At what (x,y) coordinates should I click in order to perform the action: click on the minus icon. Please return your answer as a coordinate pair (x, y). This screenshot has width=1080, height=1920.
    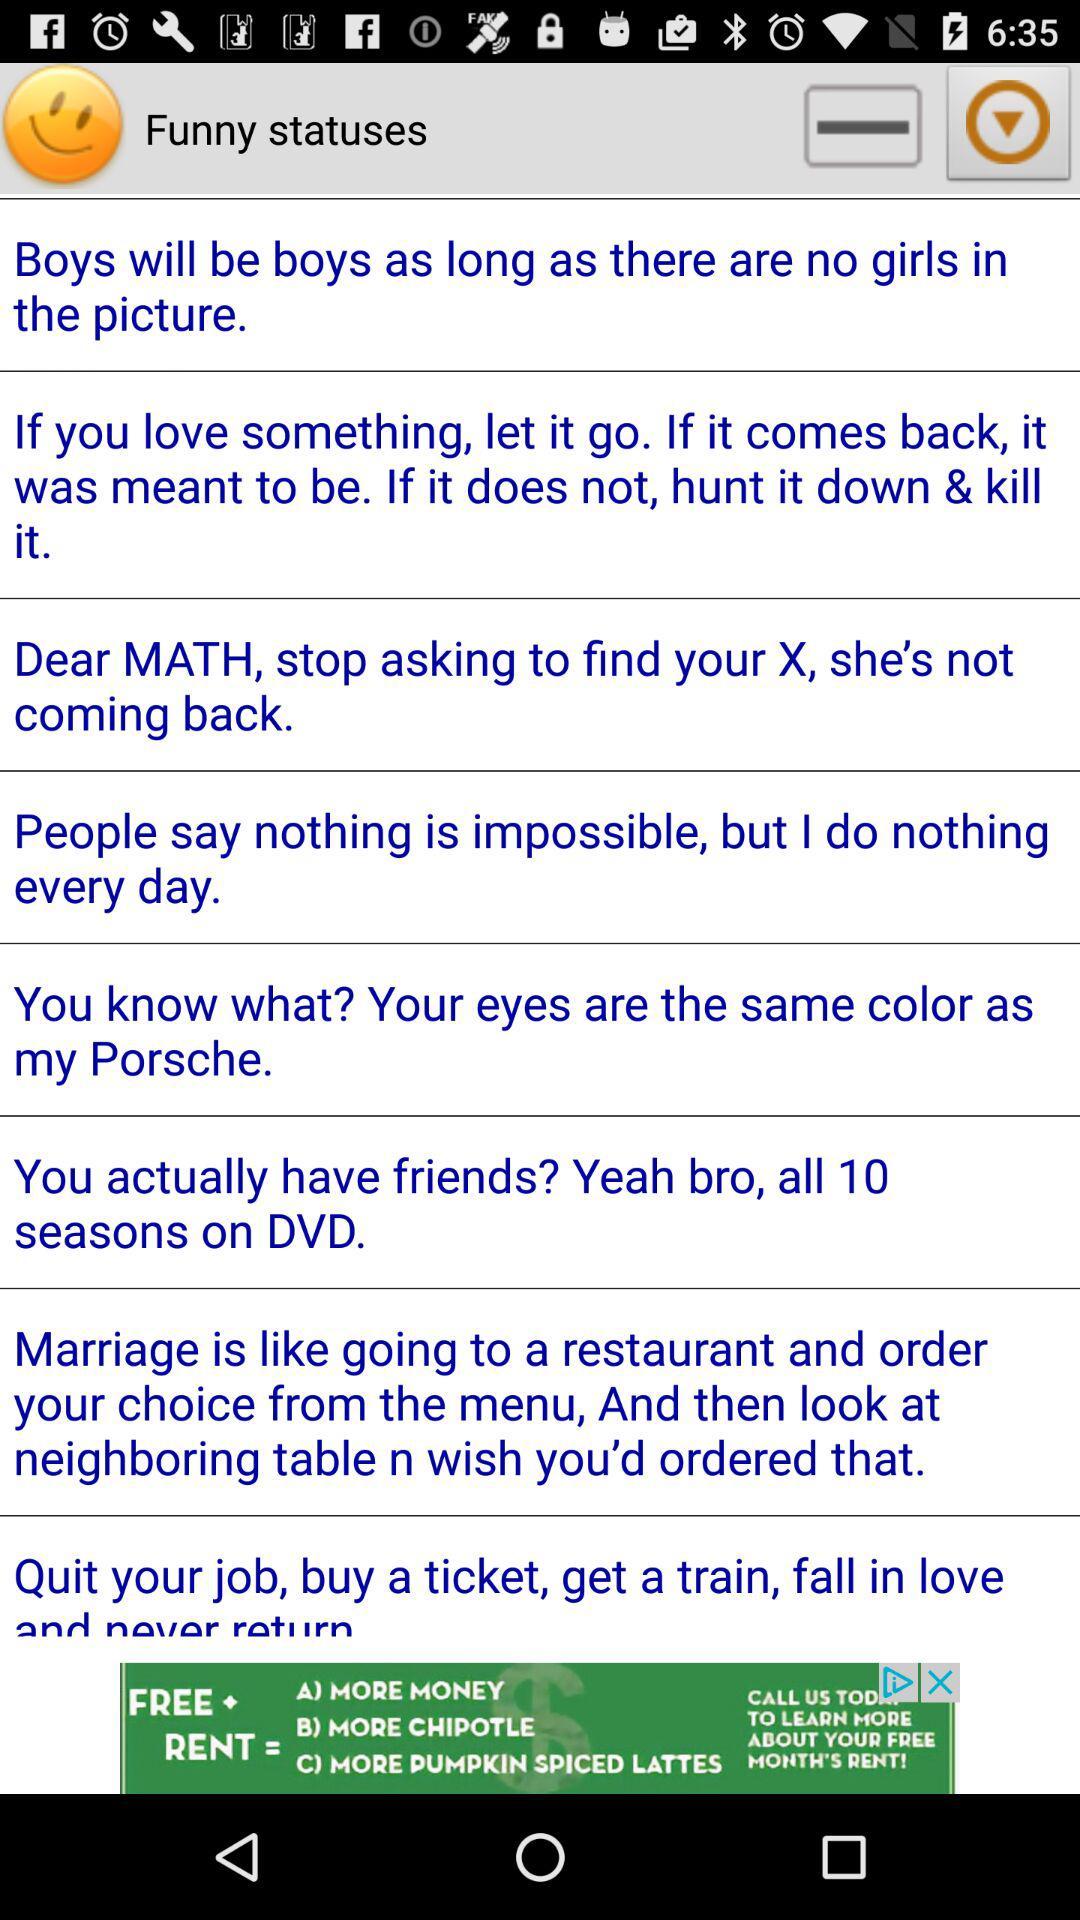
    Looking at the image, I should click on (860, 133).